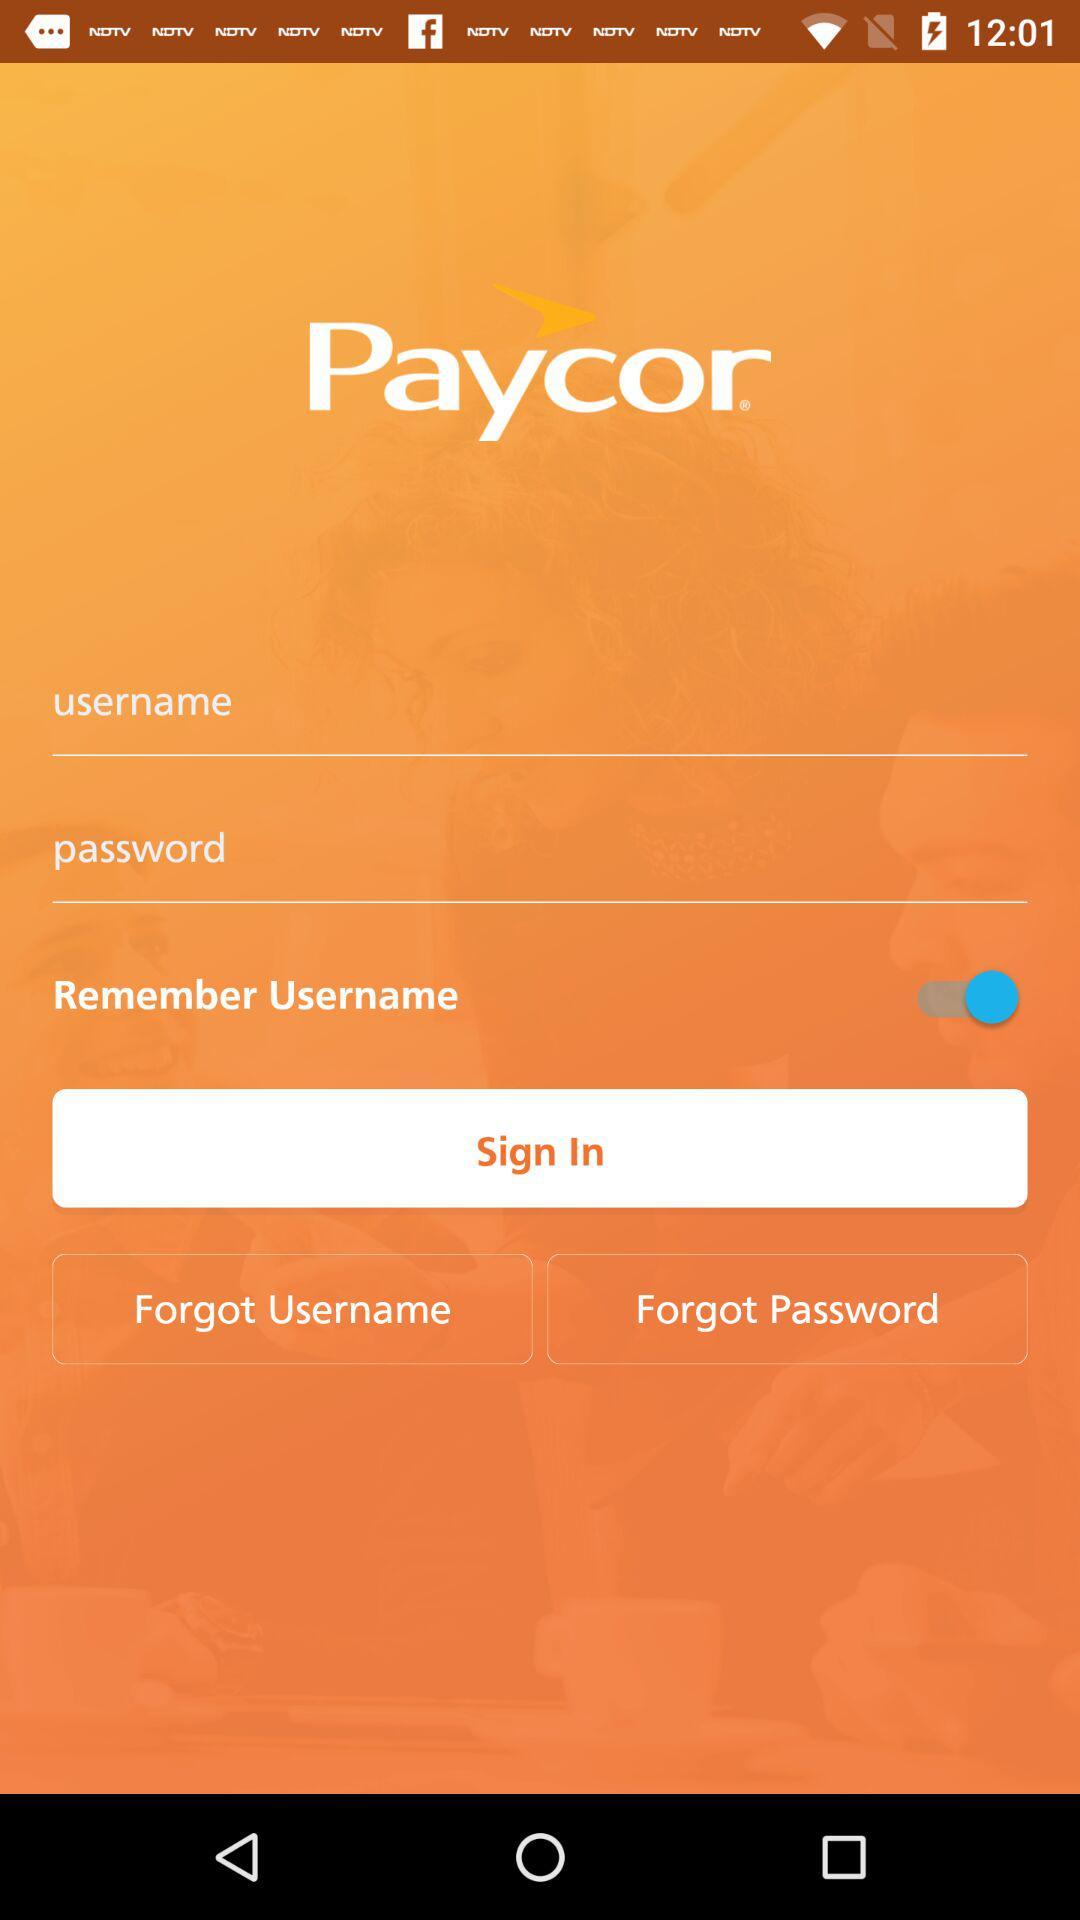 Image resolution: width=1080 pixels, height=1920 pixels. Describe the element at coordinates (964, 996) in the screenshot. I see `button above sign in button` at that location.